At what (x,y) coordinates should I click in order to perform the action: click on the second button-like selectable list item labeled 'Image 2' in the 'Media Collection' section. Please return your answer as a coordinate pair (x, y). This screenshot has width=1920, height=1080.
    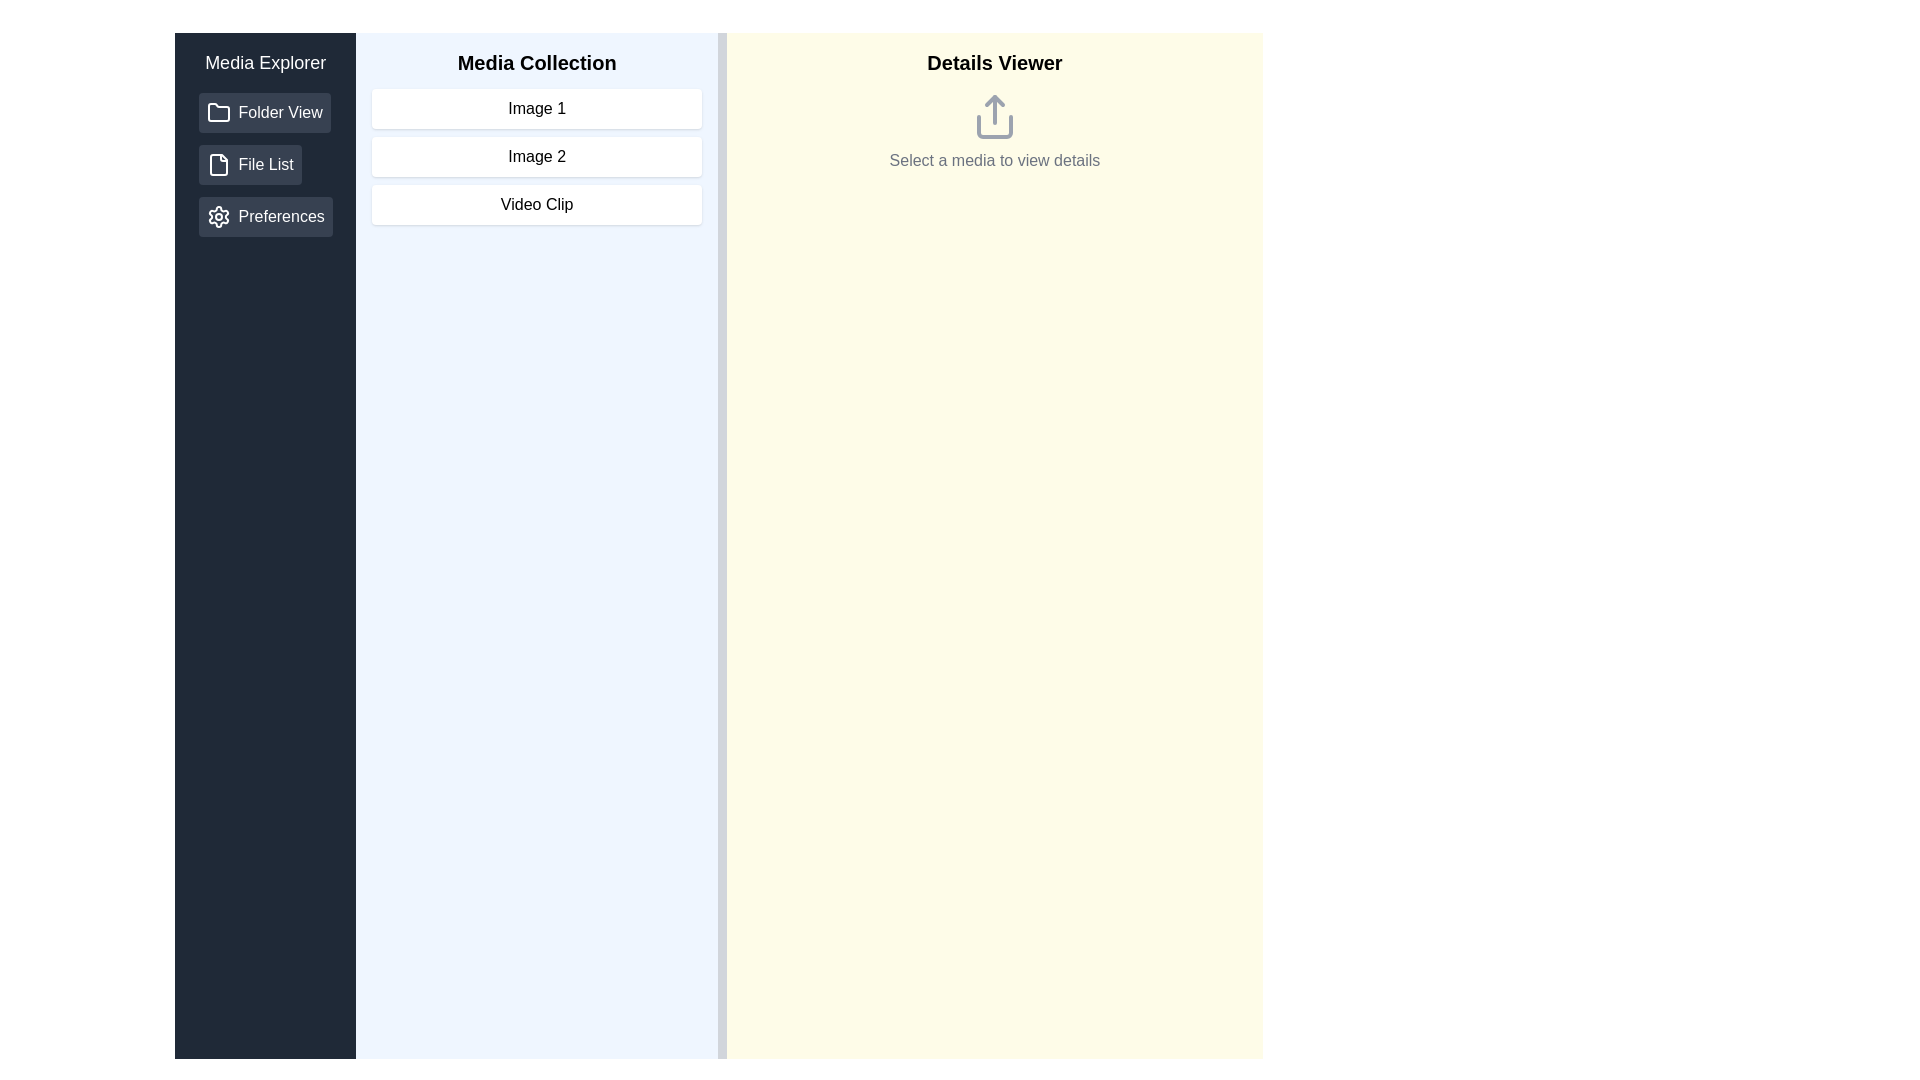
    Looking at the image, I should click on (537, 156).